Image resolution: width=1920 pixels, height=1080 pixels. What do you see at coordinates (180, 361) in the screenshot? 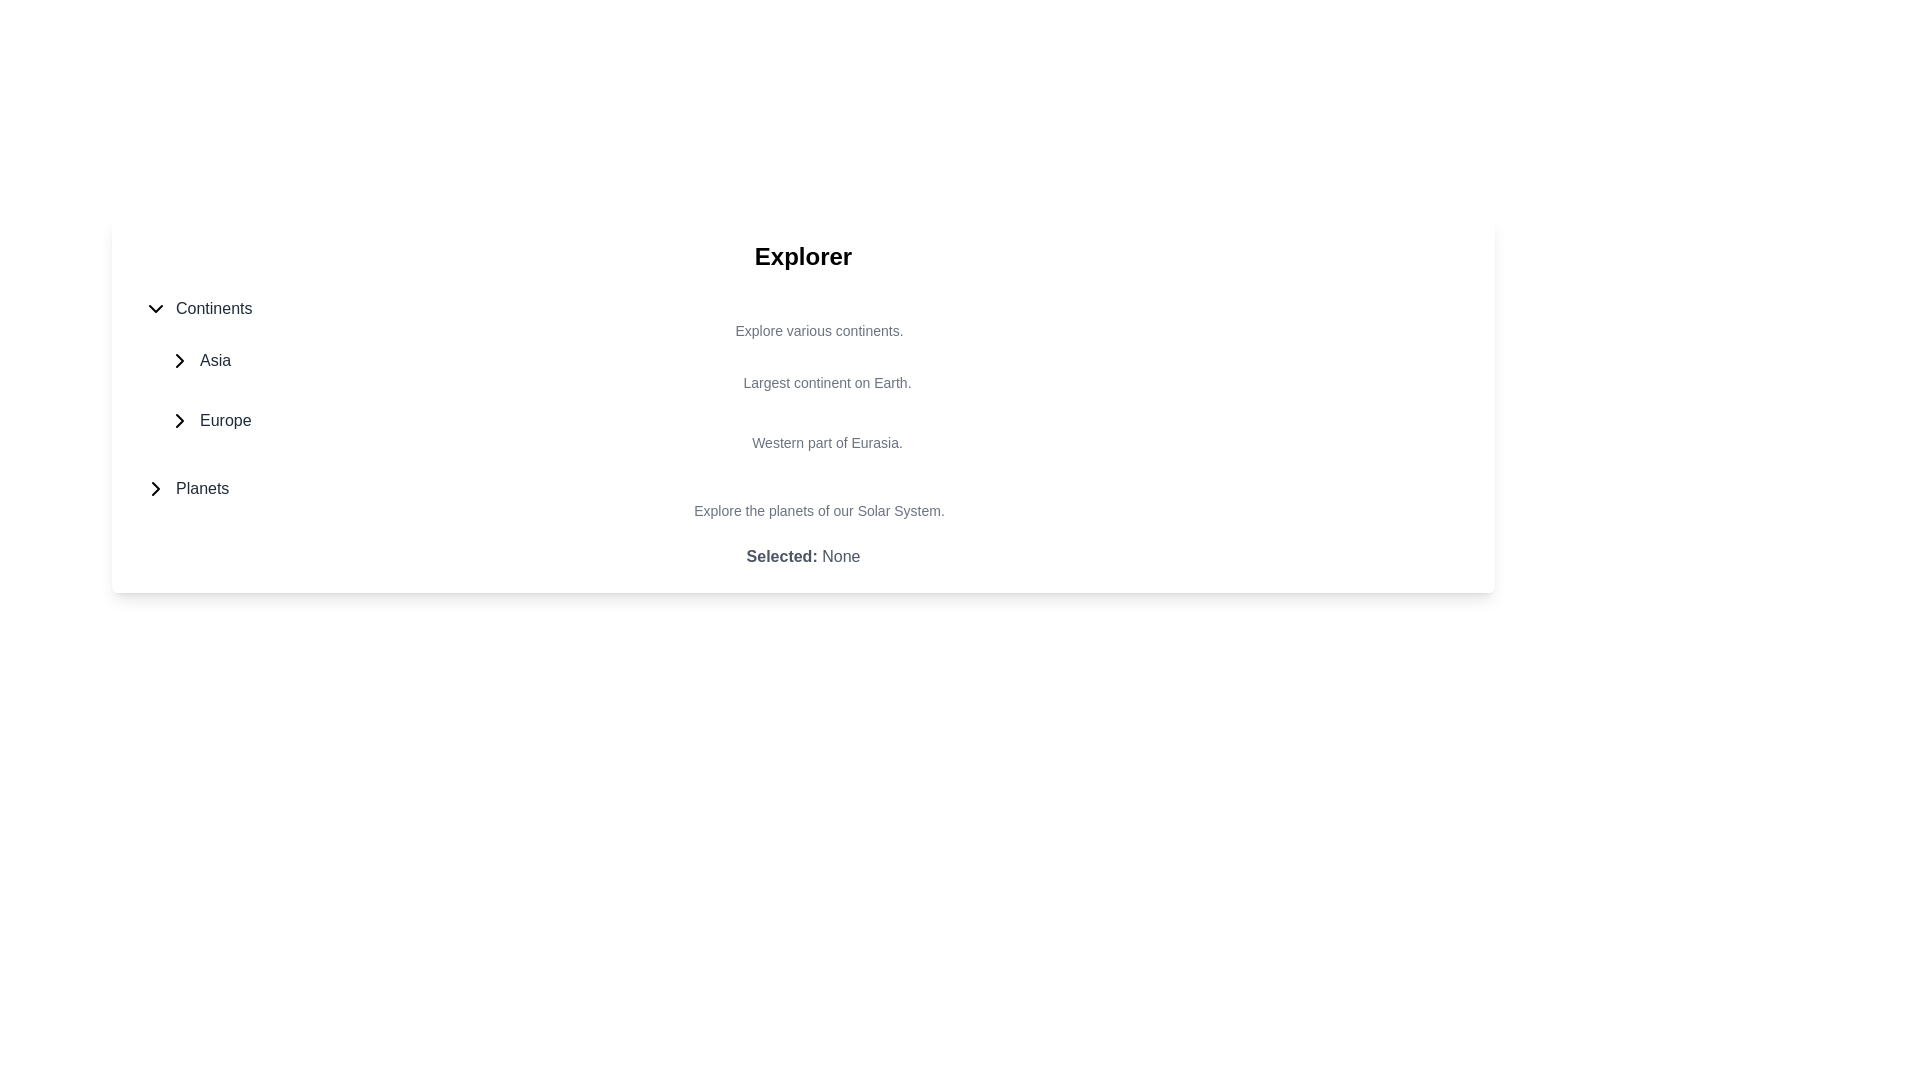
I see `the chevron icon adjacent to the label 'Asia' in the vertical navigation menu` at bounding box center [180, 361].